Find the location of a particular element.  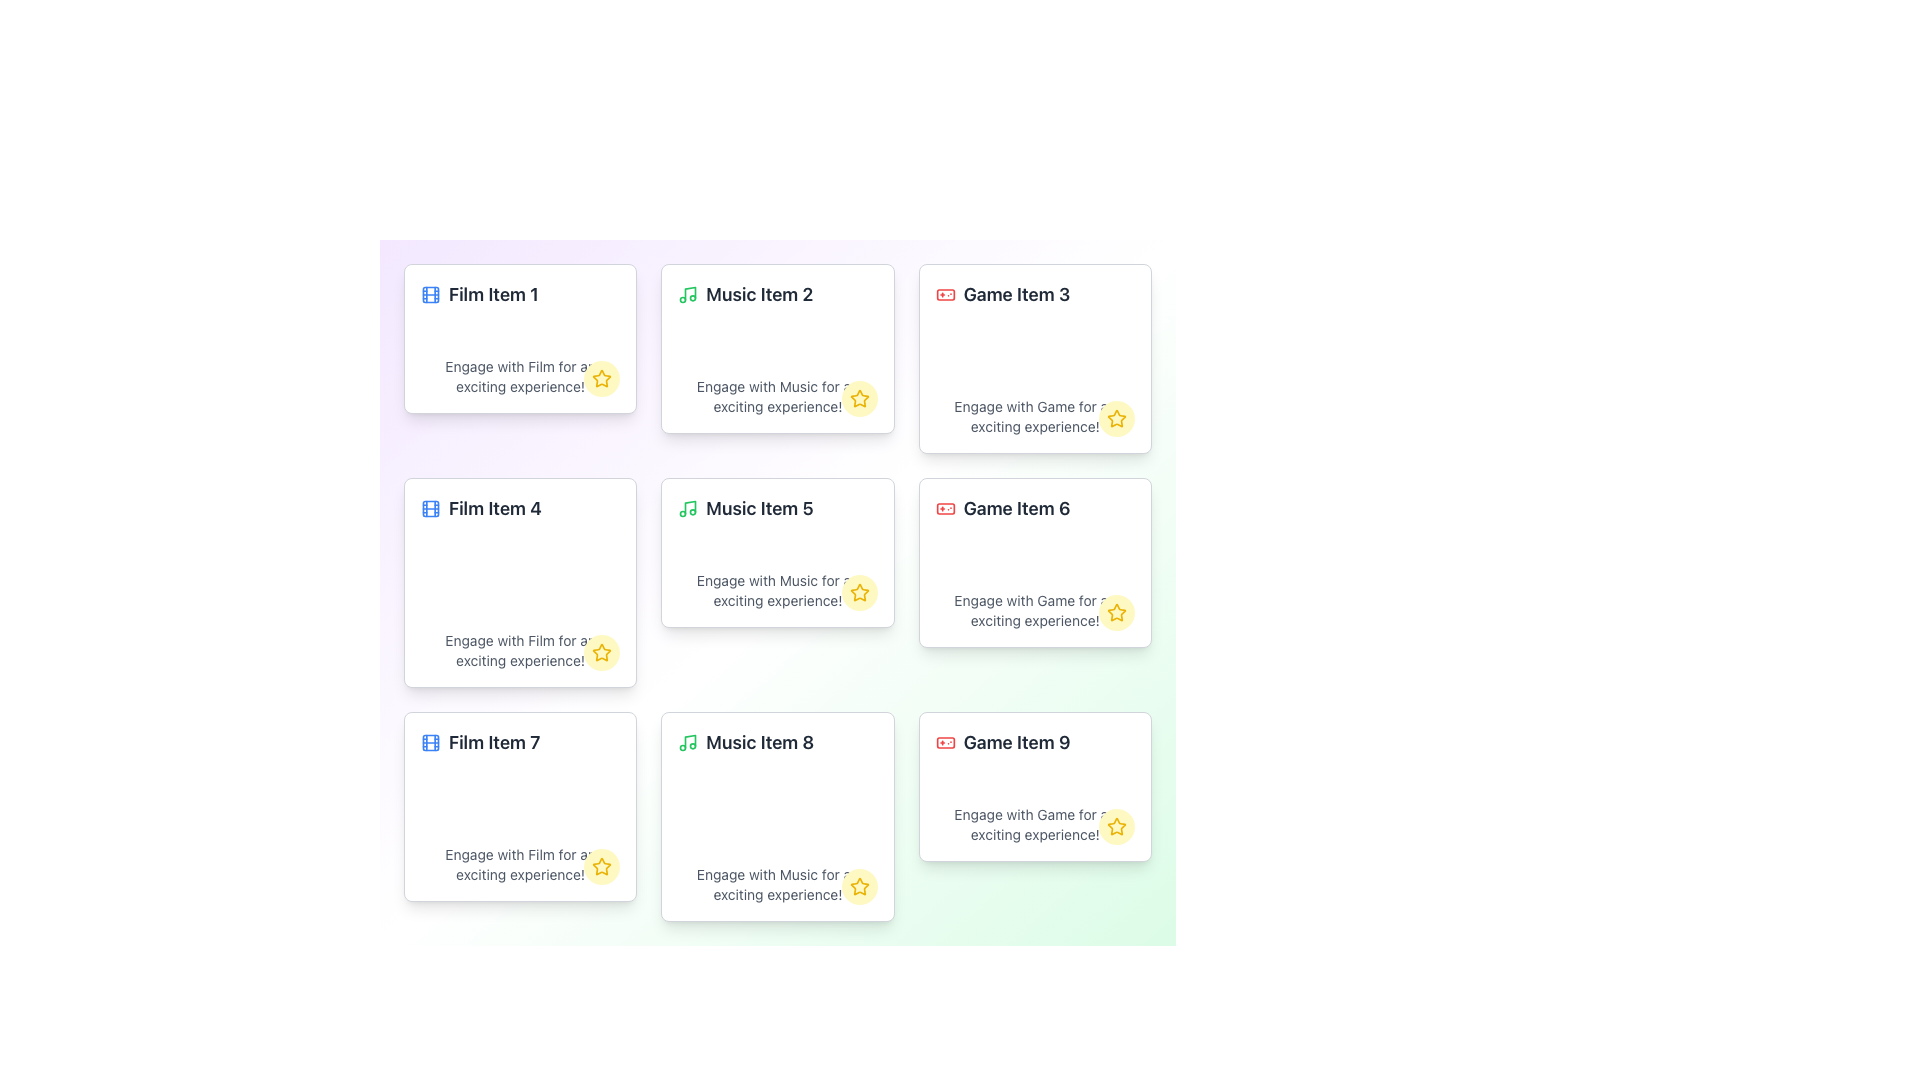

the star icon button located at the bottom-right corner of the 'Game Item 3' card to mark it as a favorite is located at coordinates (1116, 418).